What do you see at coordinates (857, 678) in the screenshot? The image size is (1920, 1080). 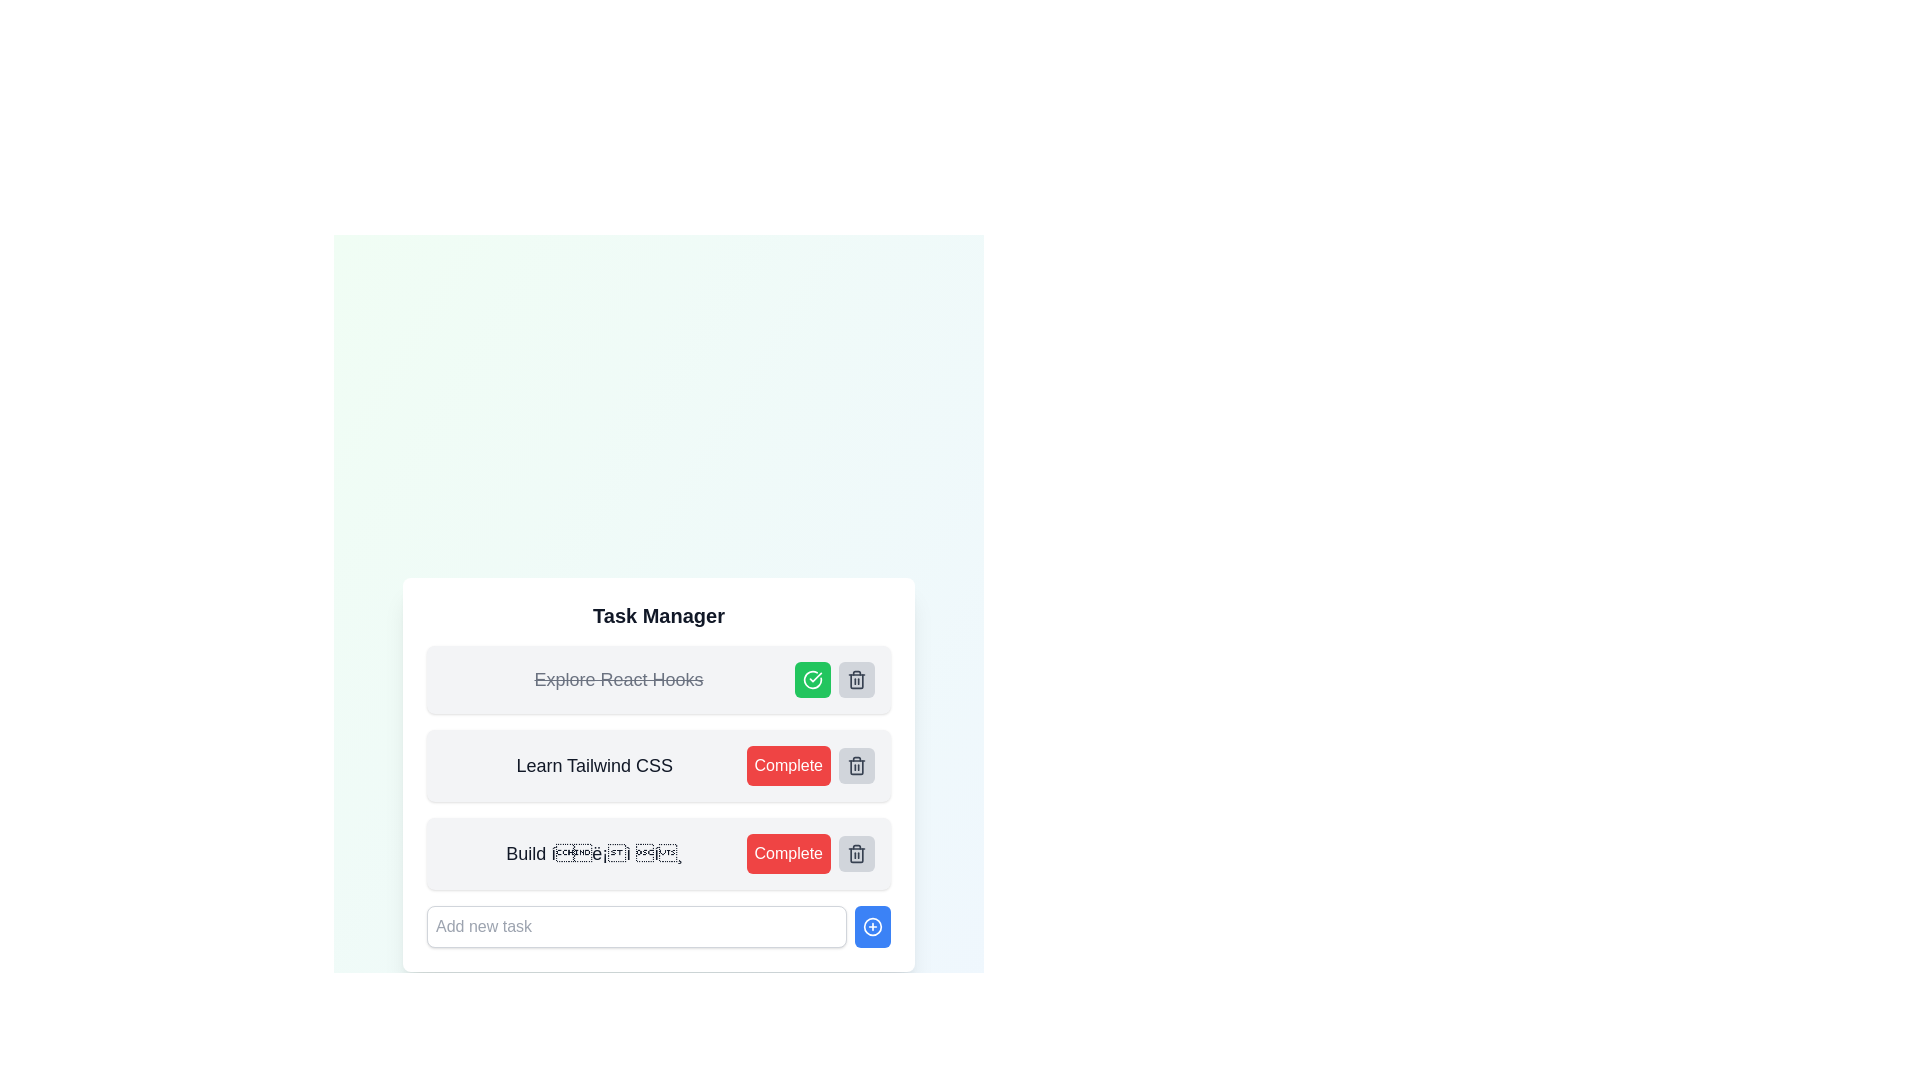 I see `delete button for the task with text 'Explore React Hooks'` at bounding box center [857, 678].